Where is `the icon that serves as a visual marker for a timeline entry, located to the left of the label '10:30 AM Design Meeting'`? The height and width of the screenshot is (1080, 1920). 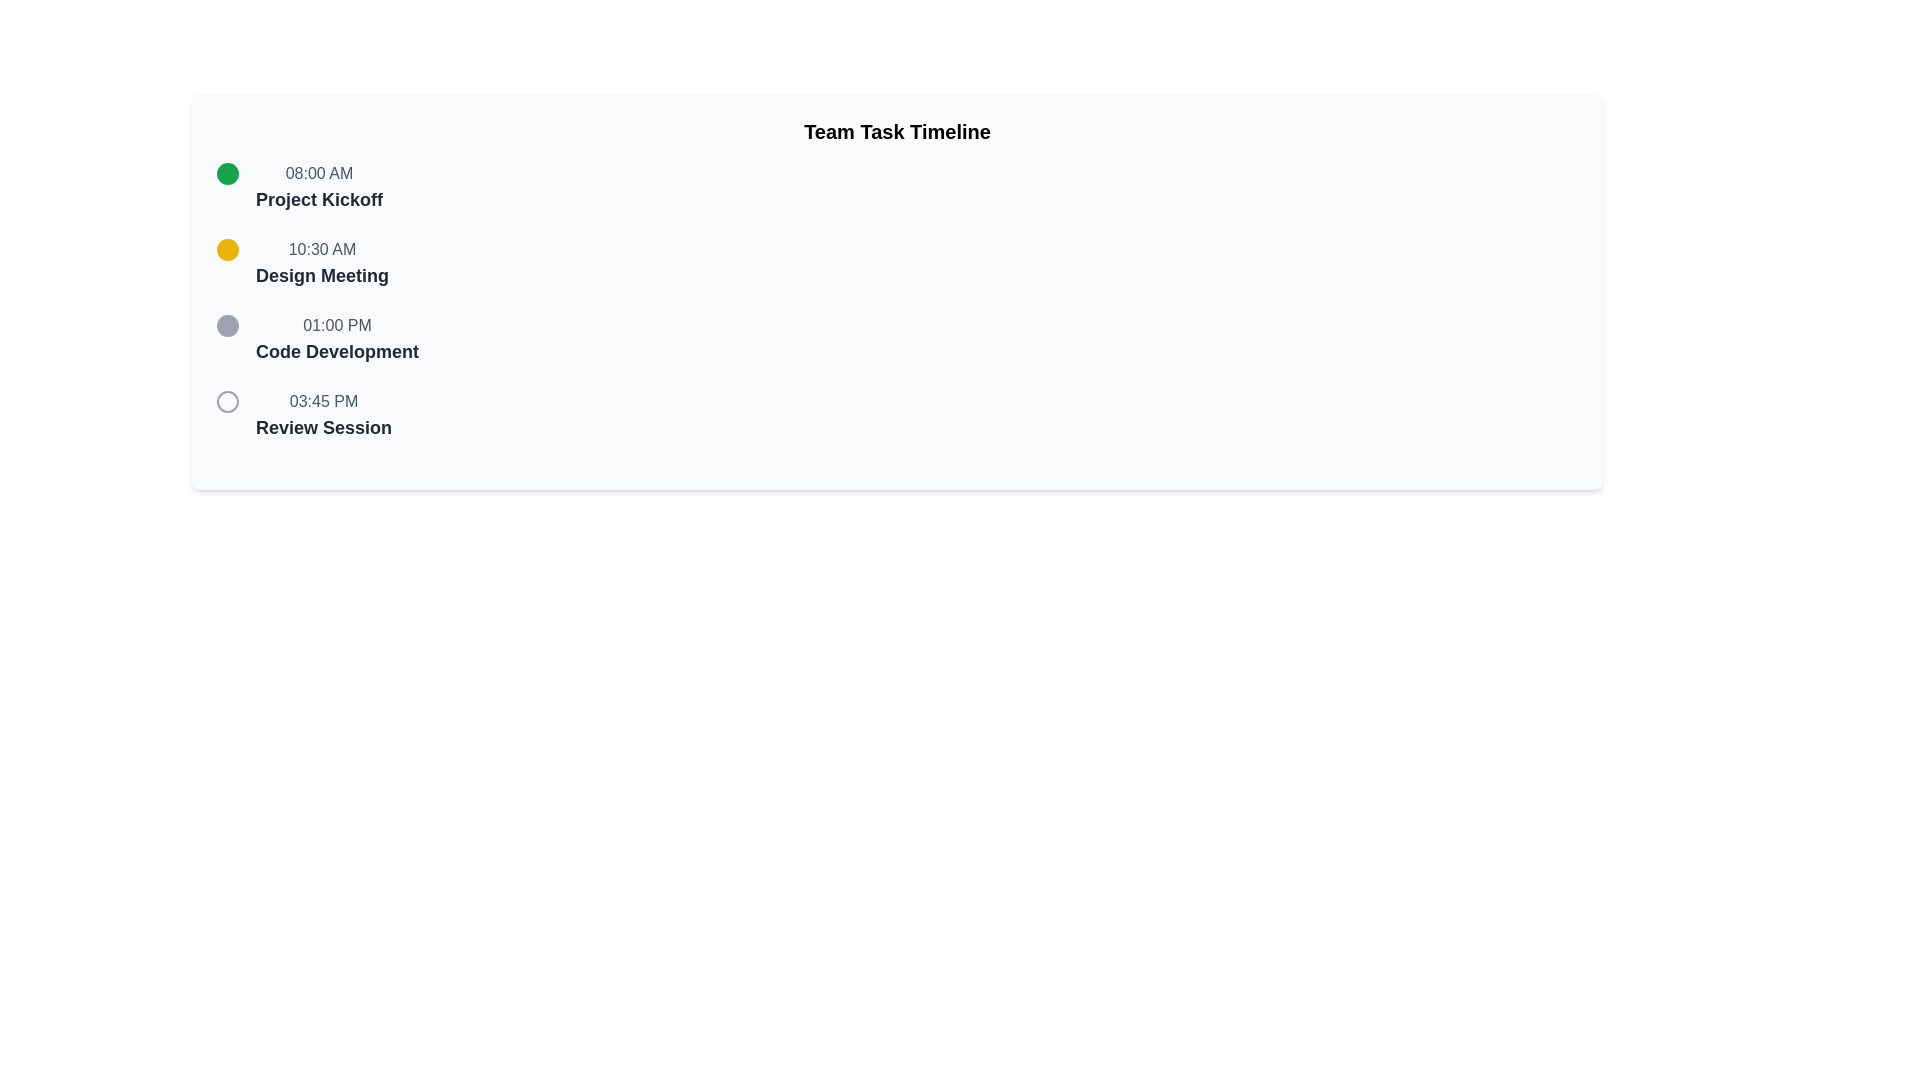
the icon that serves as a visual marker for a timeline entry, located to the left of the label '10:30 AM Design Meeting' is located at coordinates (227, 250).